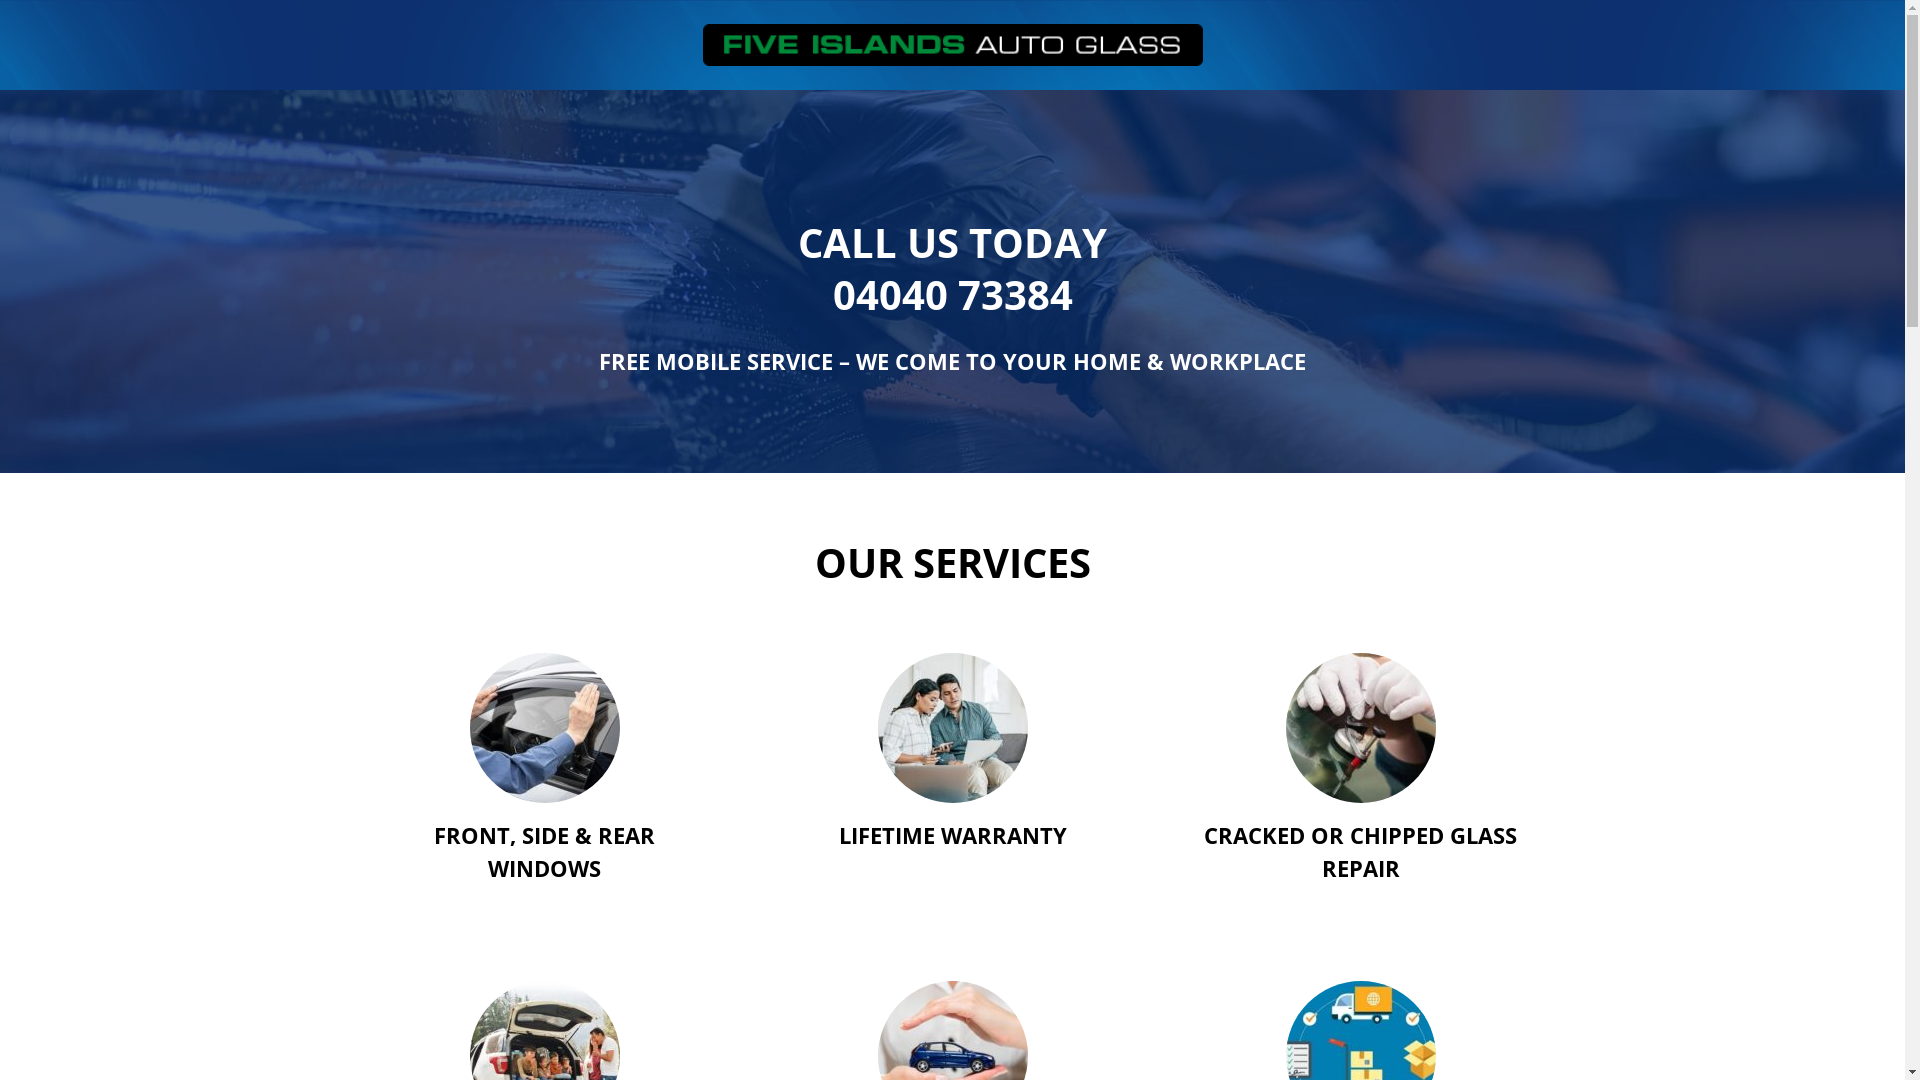  What do you see at coordinates (950, 294) in the screenshot?
I see `'04040 73384'` at bounding box center [950, 294].